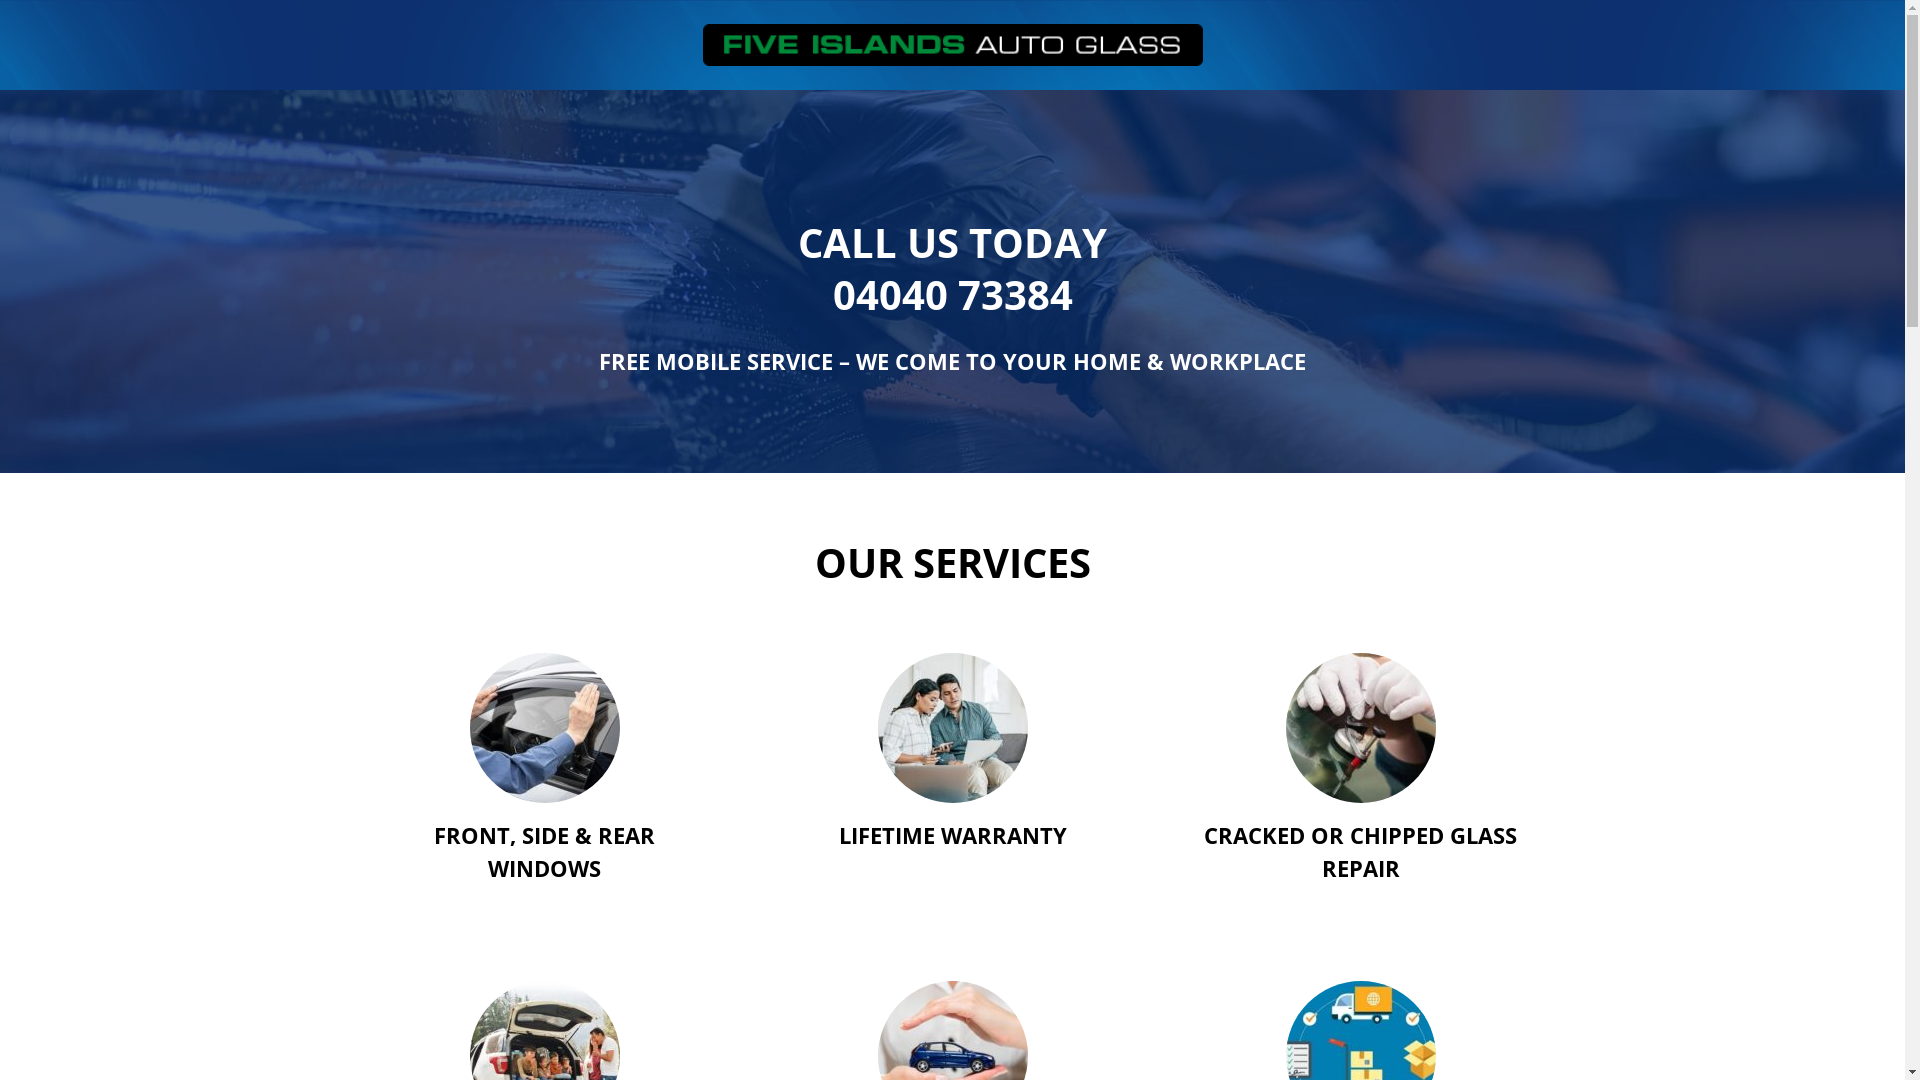  What do you see at coordinates (950, 294) in the screenshot?
I see `'04040 73384'` at bounding box center [950, 294].